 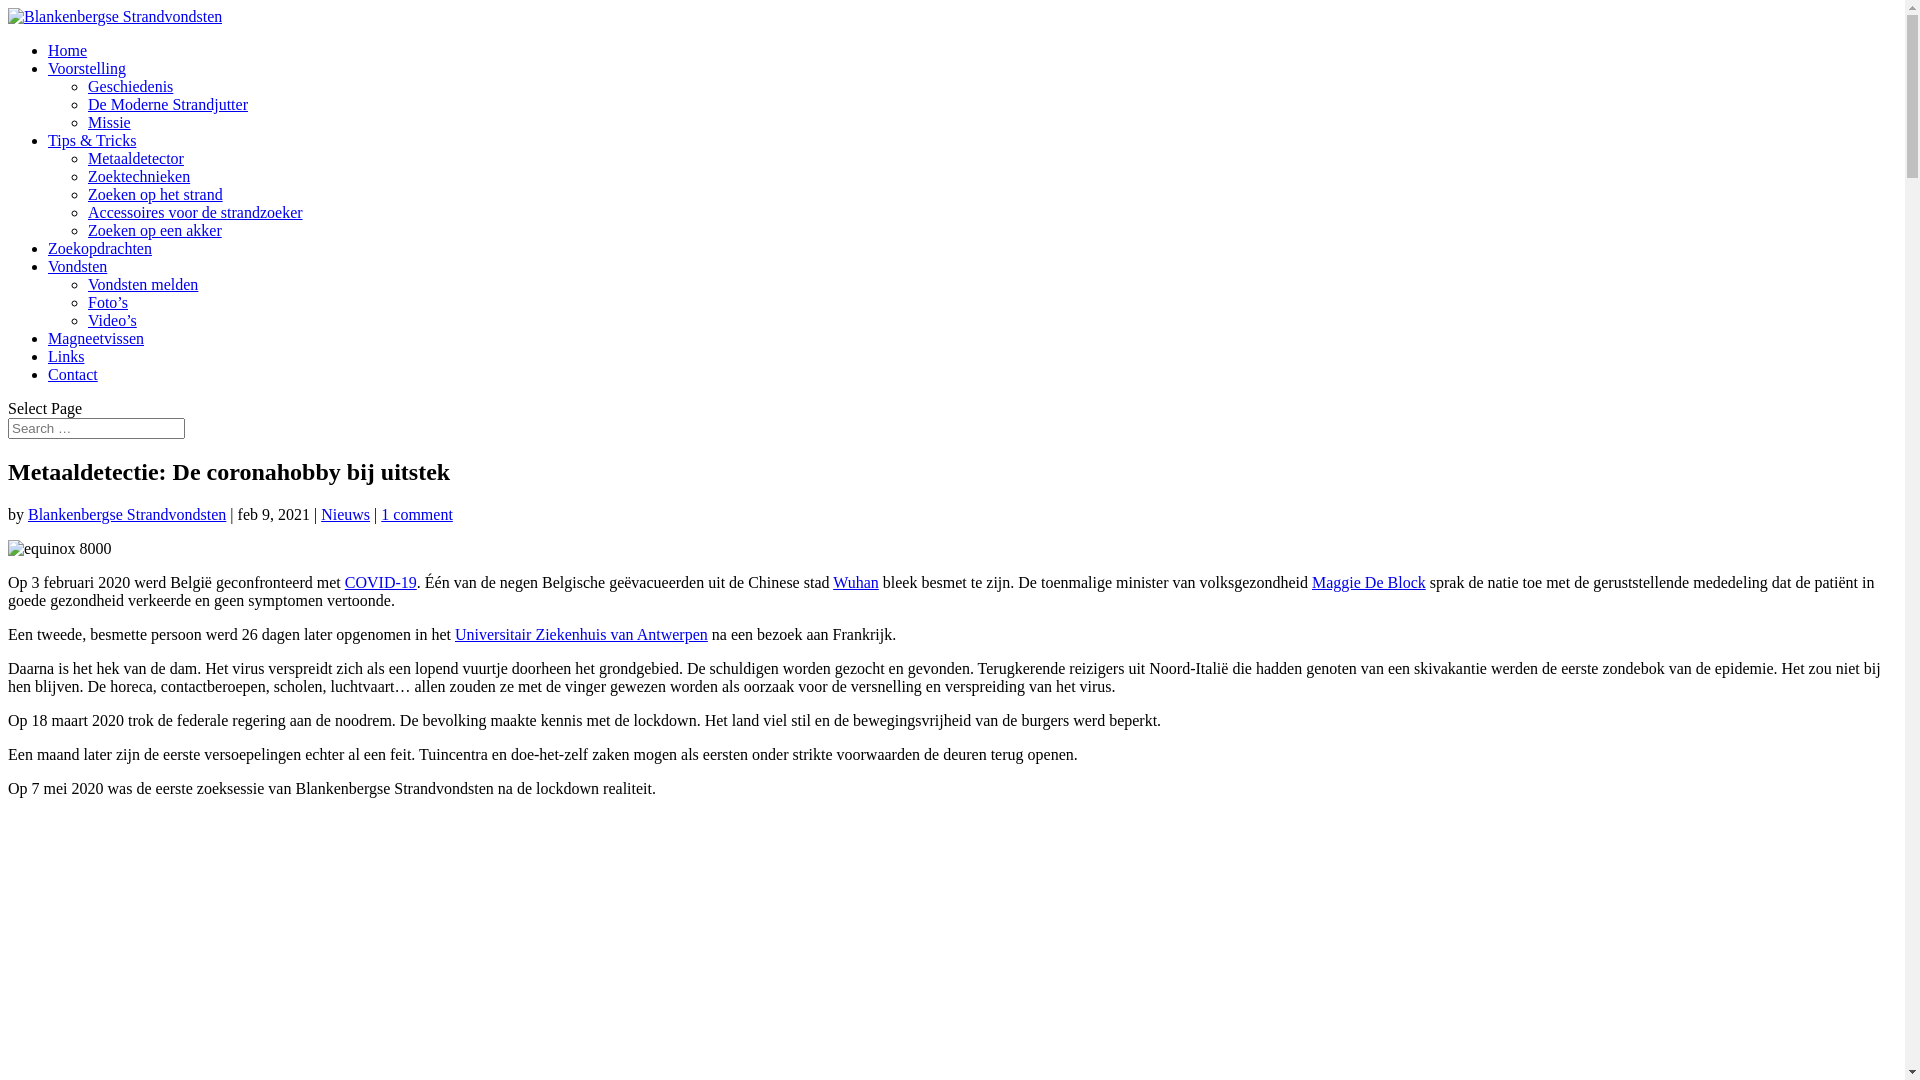 What do you see at coordinates (833, 582) in the screenshot?
I see `'Wuhan'` at bounding box center [833, 582].